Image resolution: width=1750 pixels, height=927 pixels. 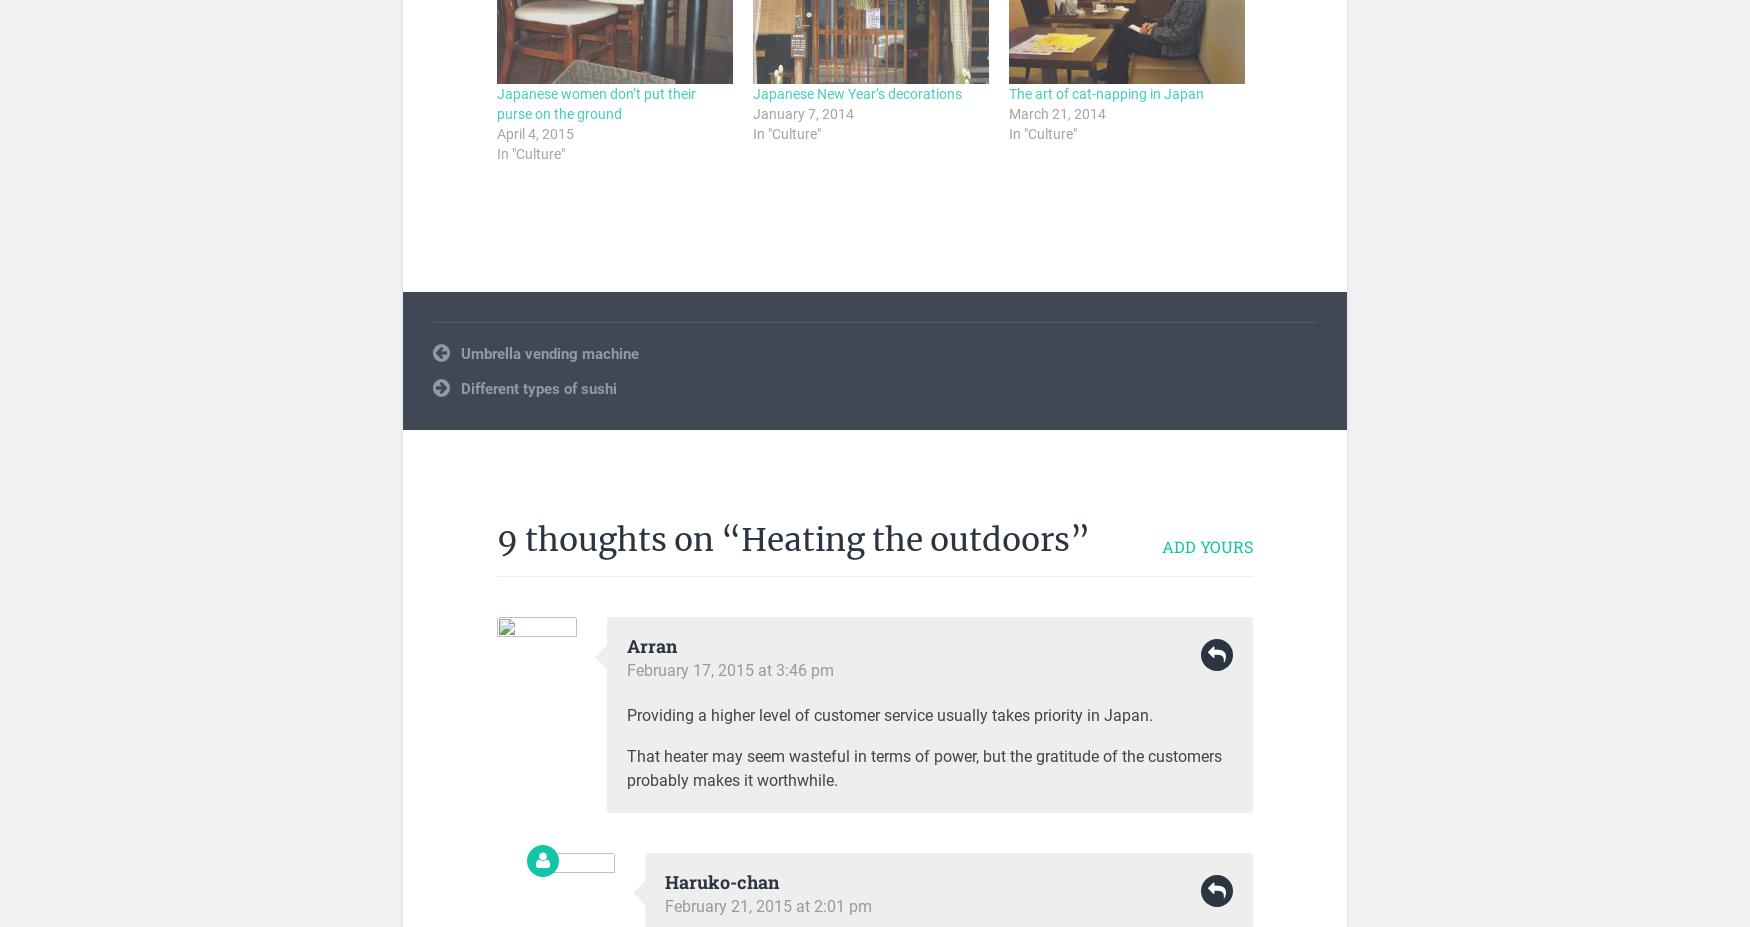 What do you see at coordinates (492, 549) in the screenshot?
I see `'Japanese mentality'` at bounding box center [492, 549].